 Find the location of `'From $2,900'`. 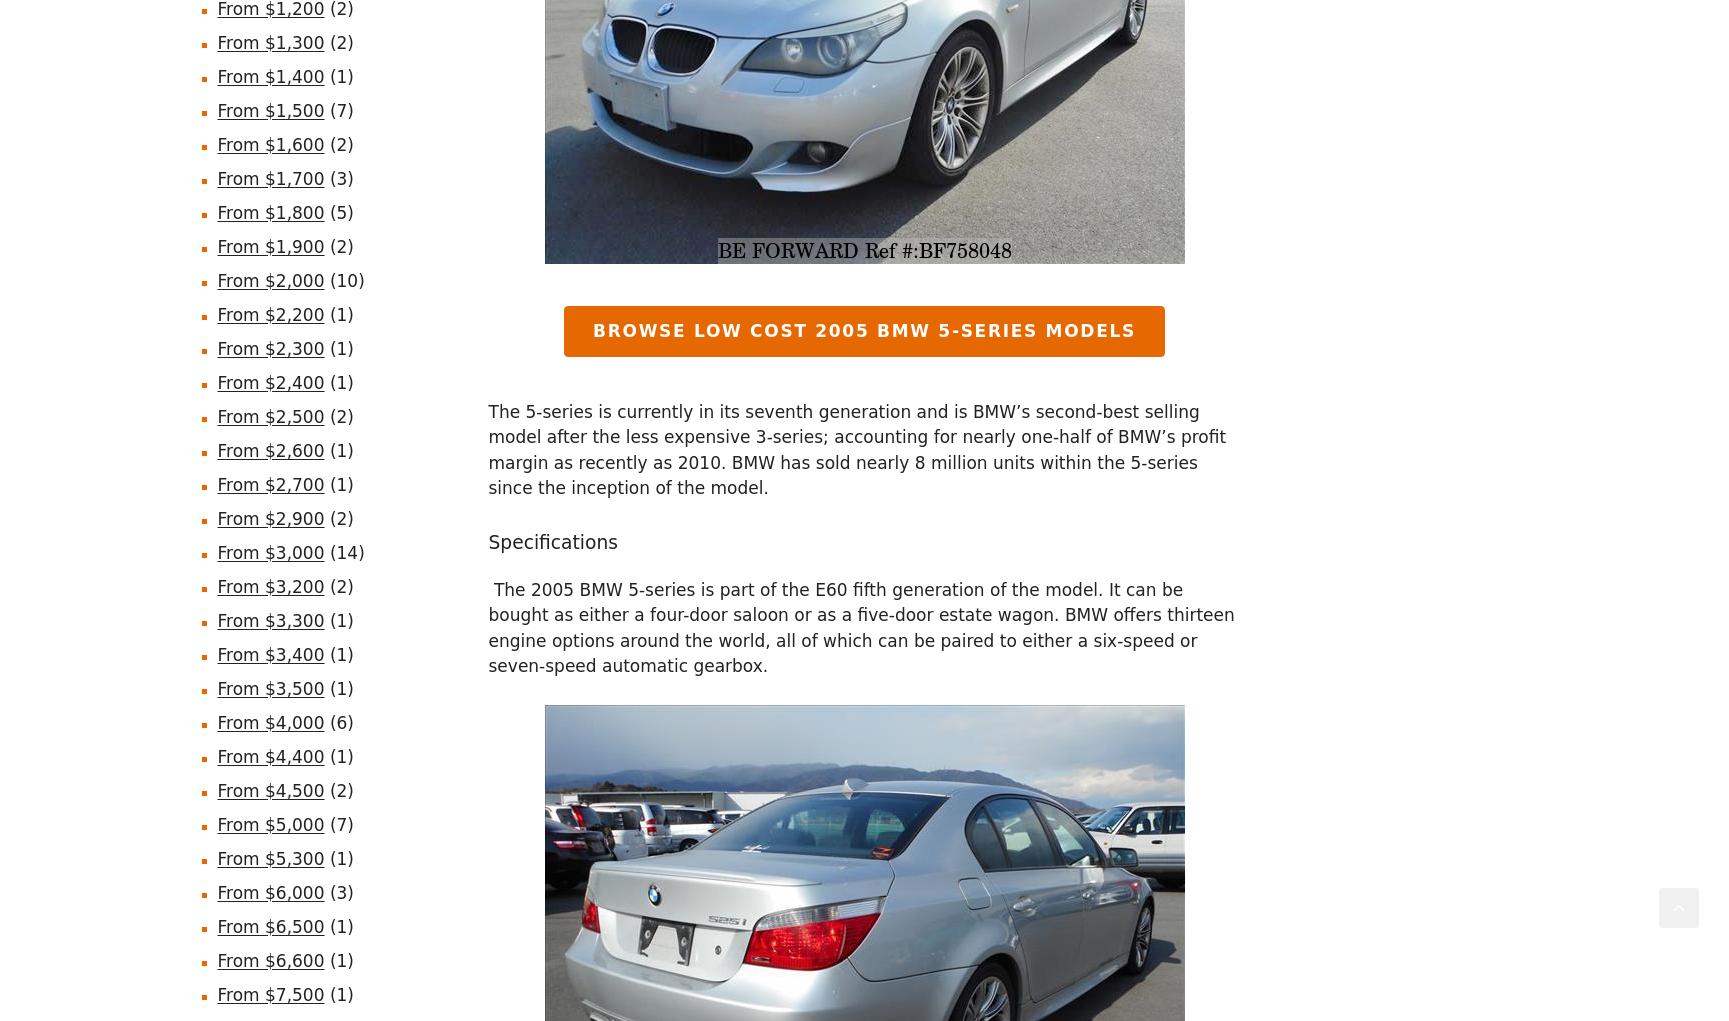

'From $2,900' is located at coordinates (215, 517).